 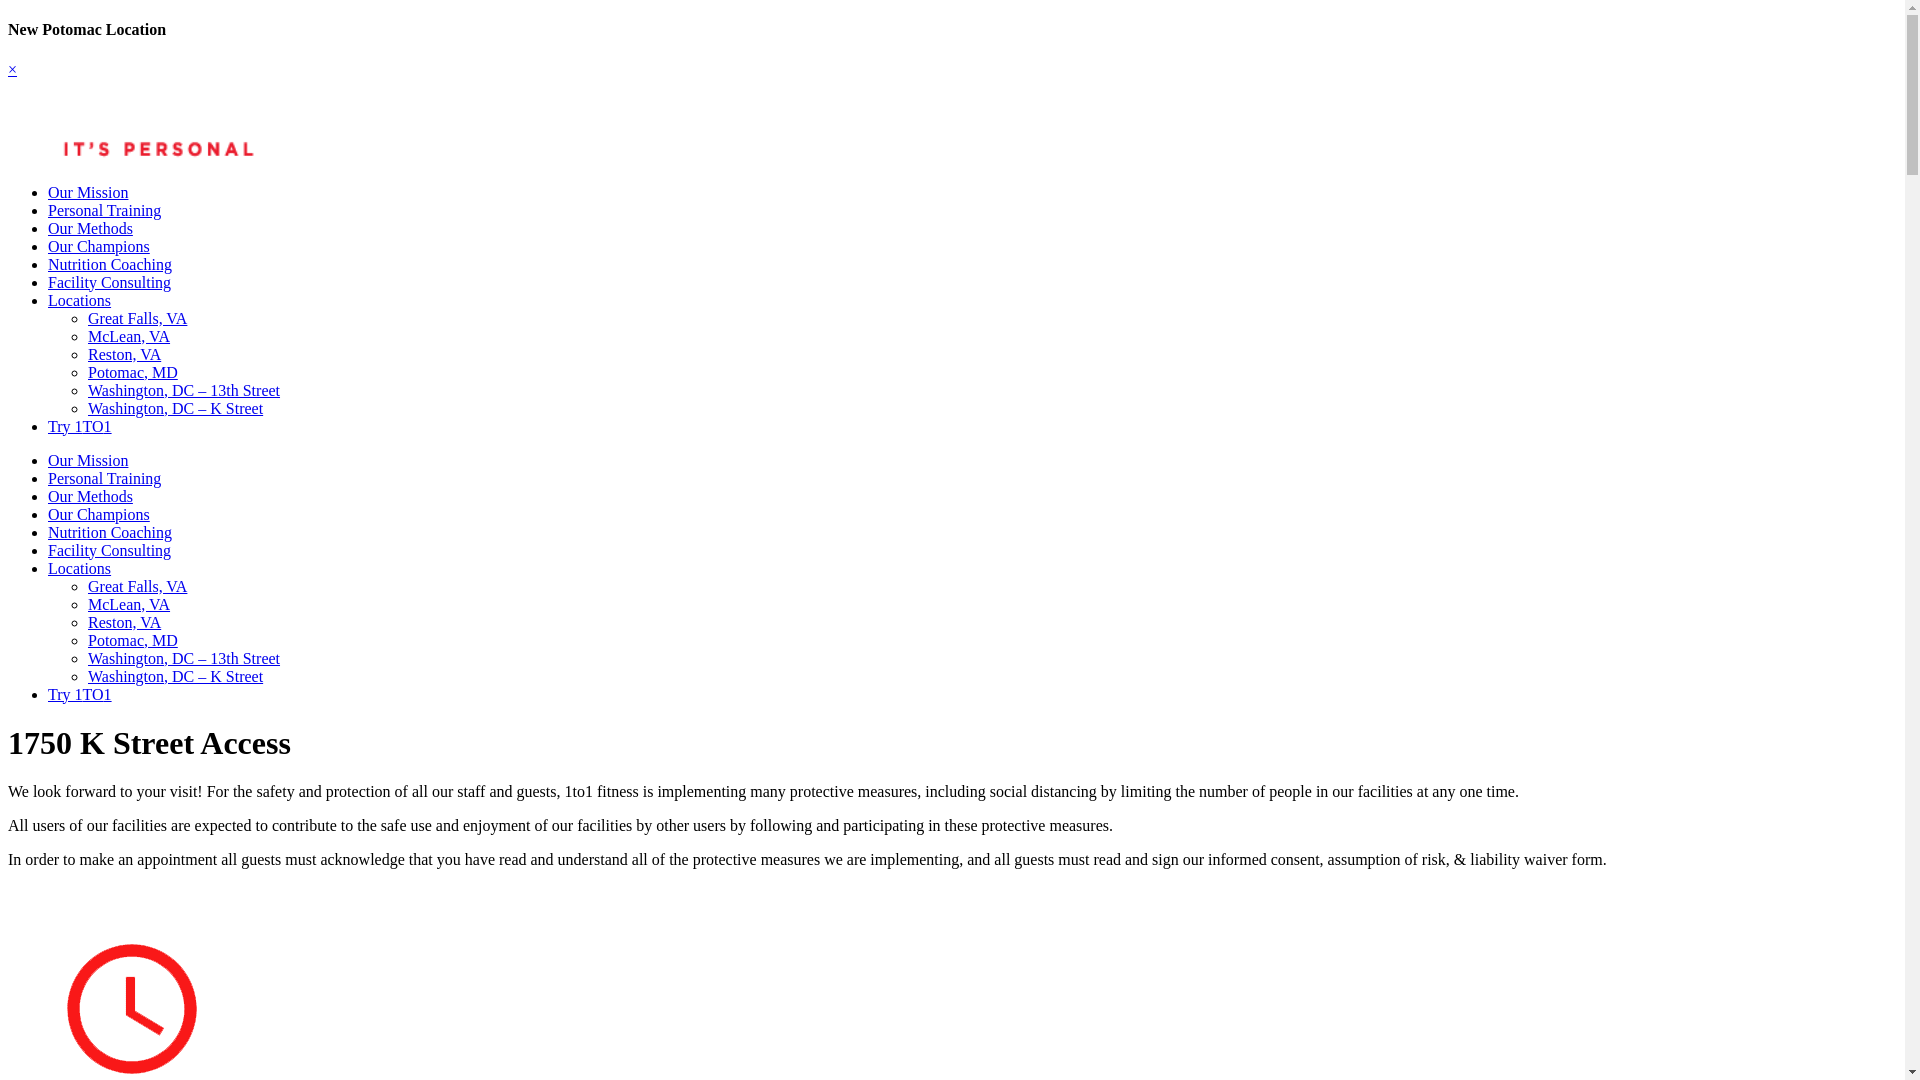 What do you see at coordinates (128, 603) in the screenshot?
I see `'McLean, VA'` at bounding box center [128, 603].